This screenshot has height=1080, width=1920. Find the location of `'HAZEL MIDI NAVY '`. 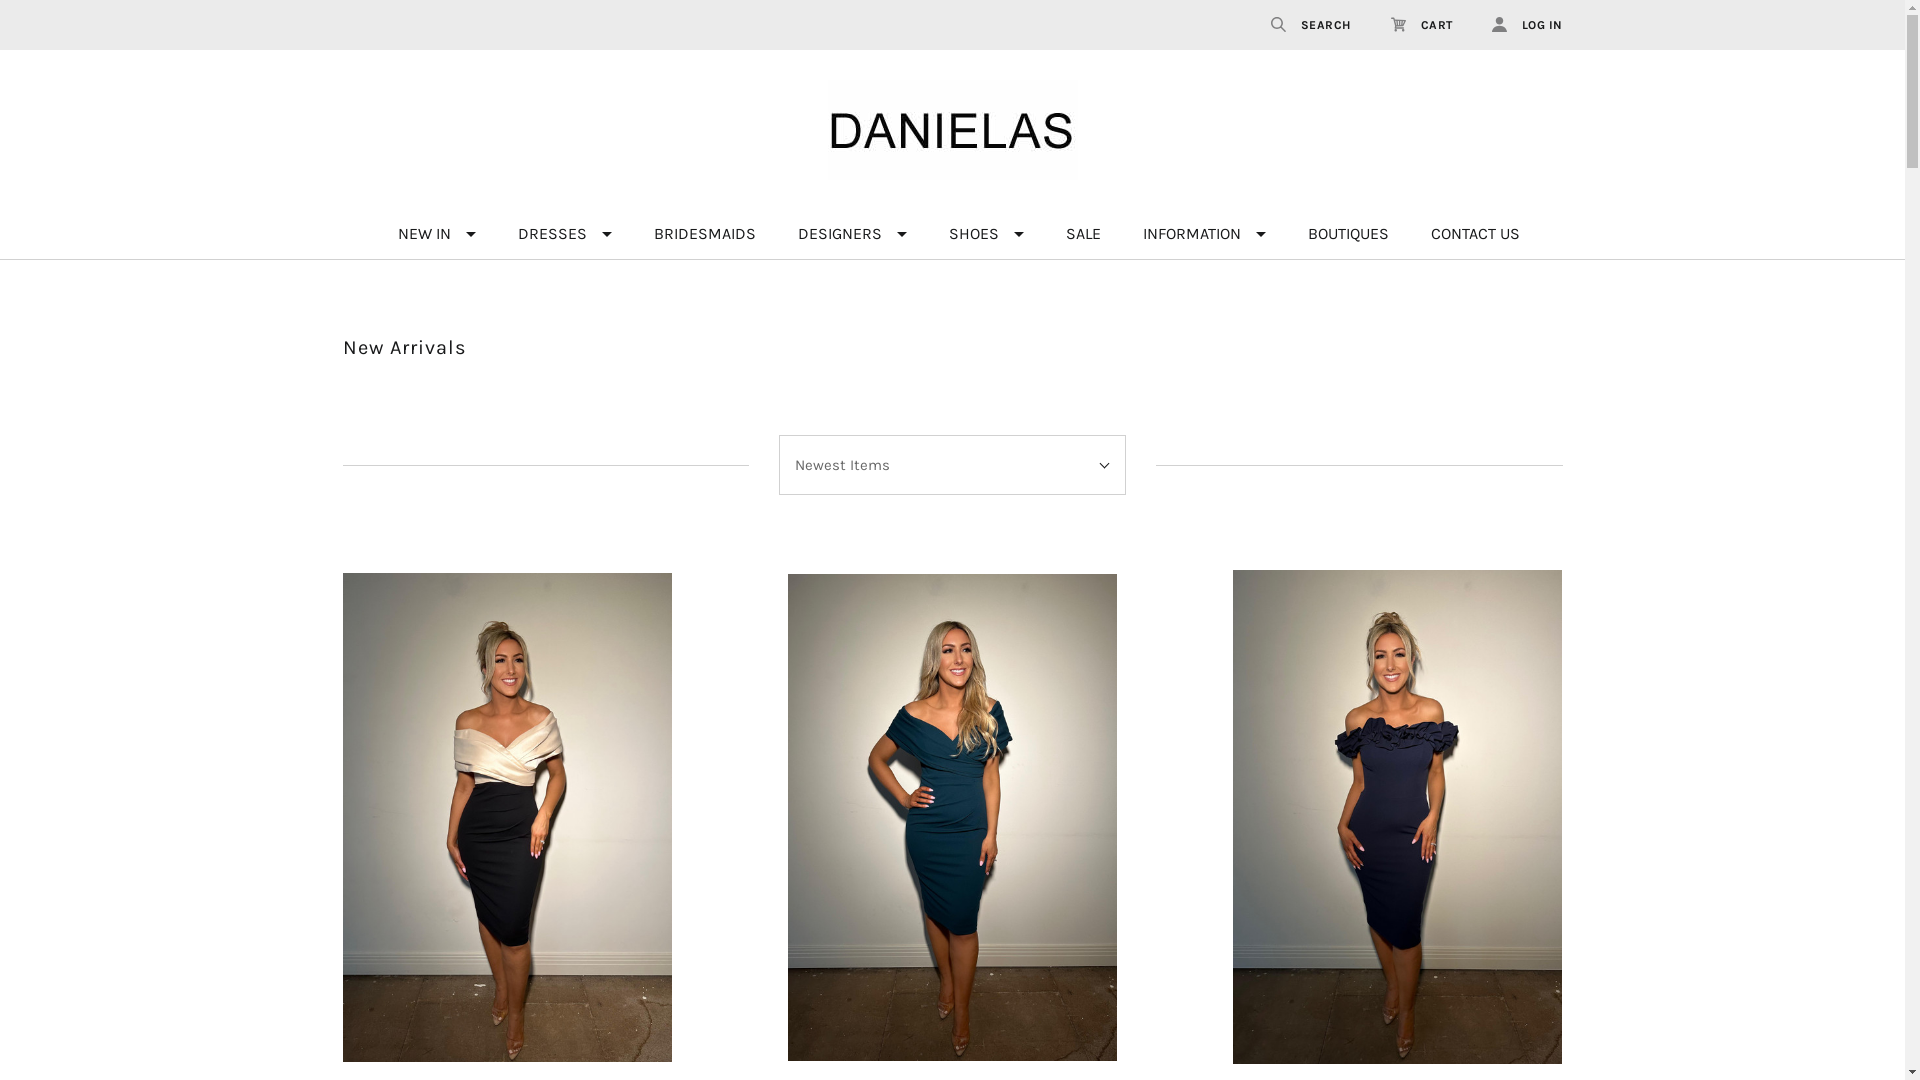

'HAZEL MIDI NAVY ' is located at coordinates (1395, 817).